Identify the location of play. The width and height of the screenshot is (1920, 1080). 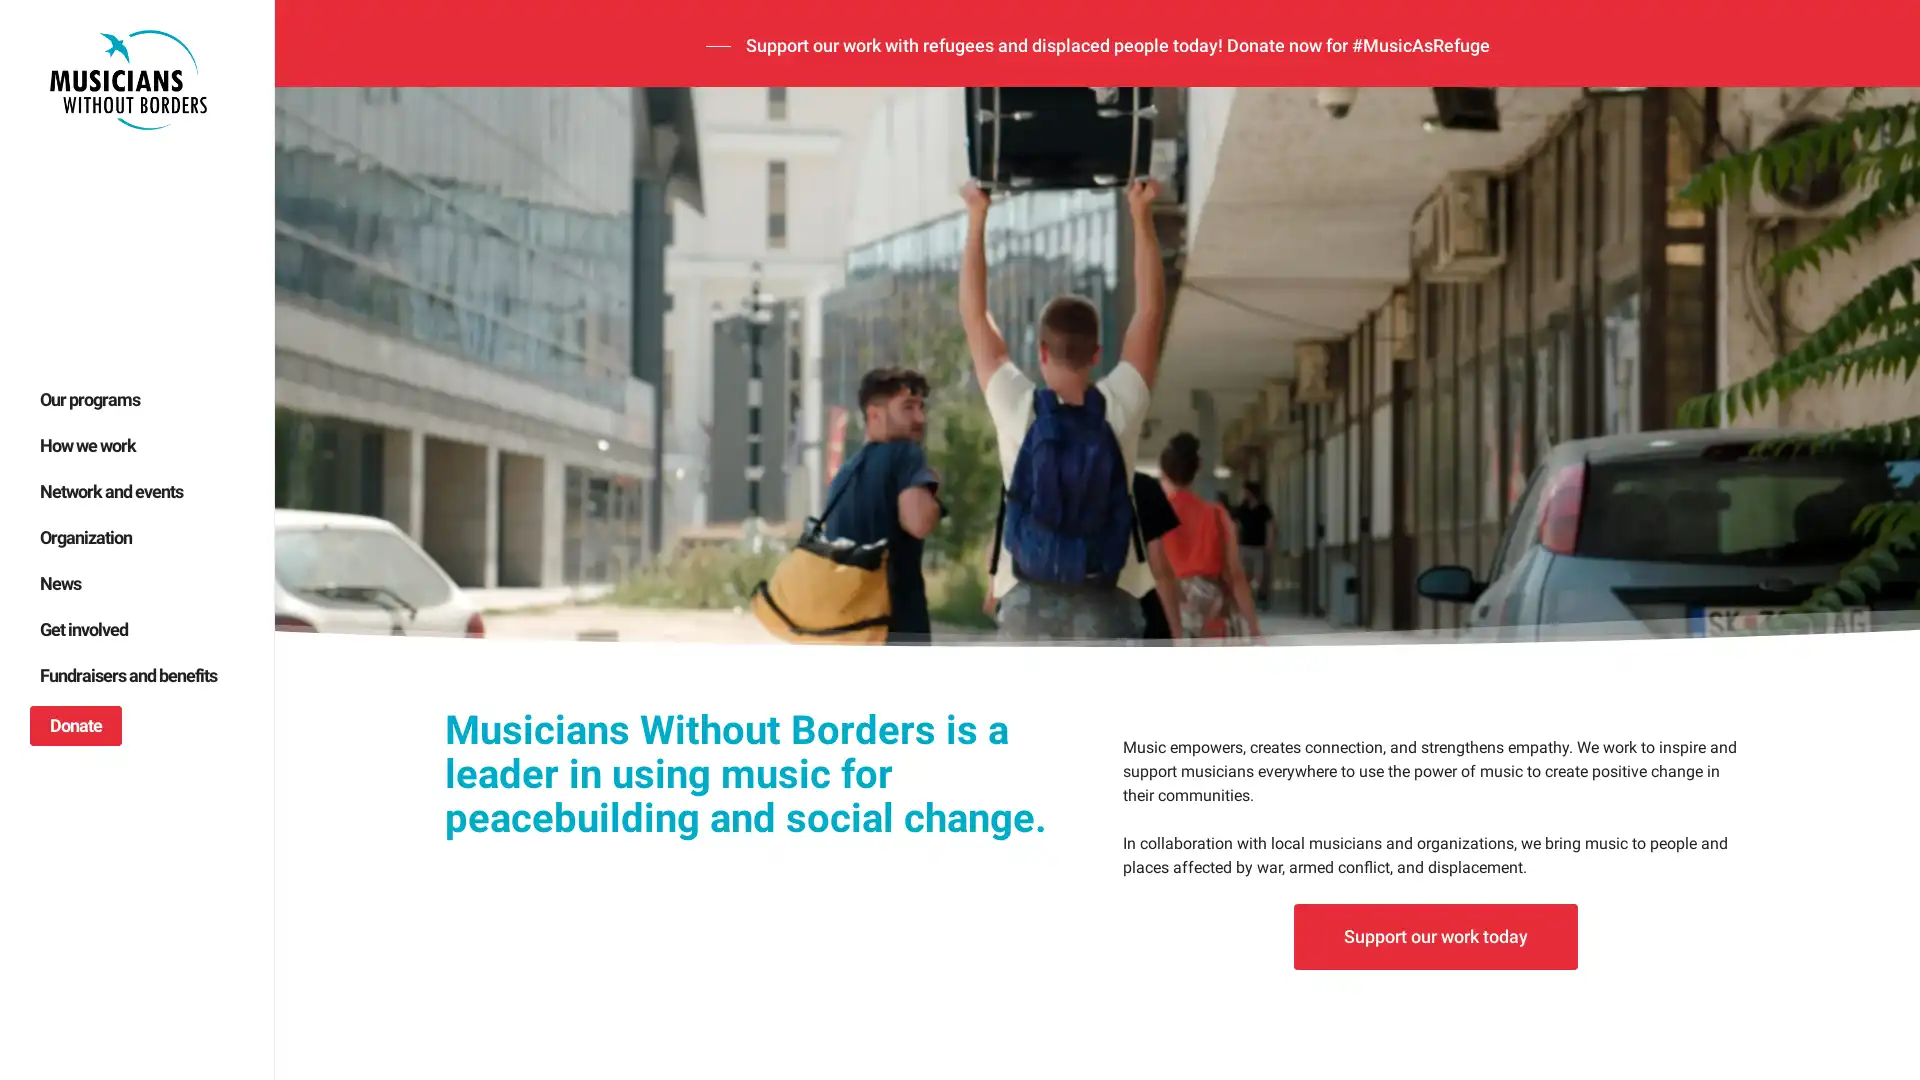
(320, 792).